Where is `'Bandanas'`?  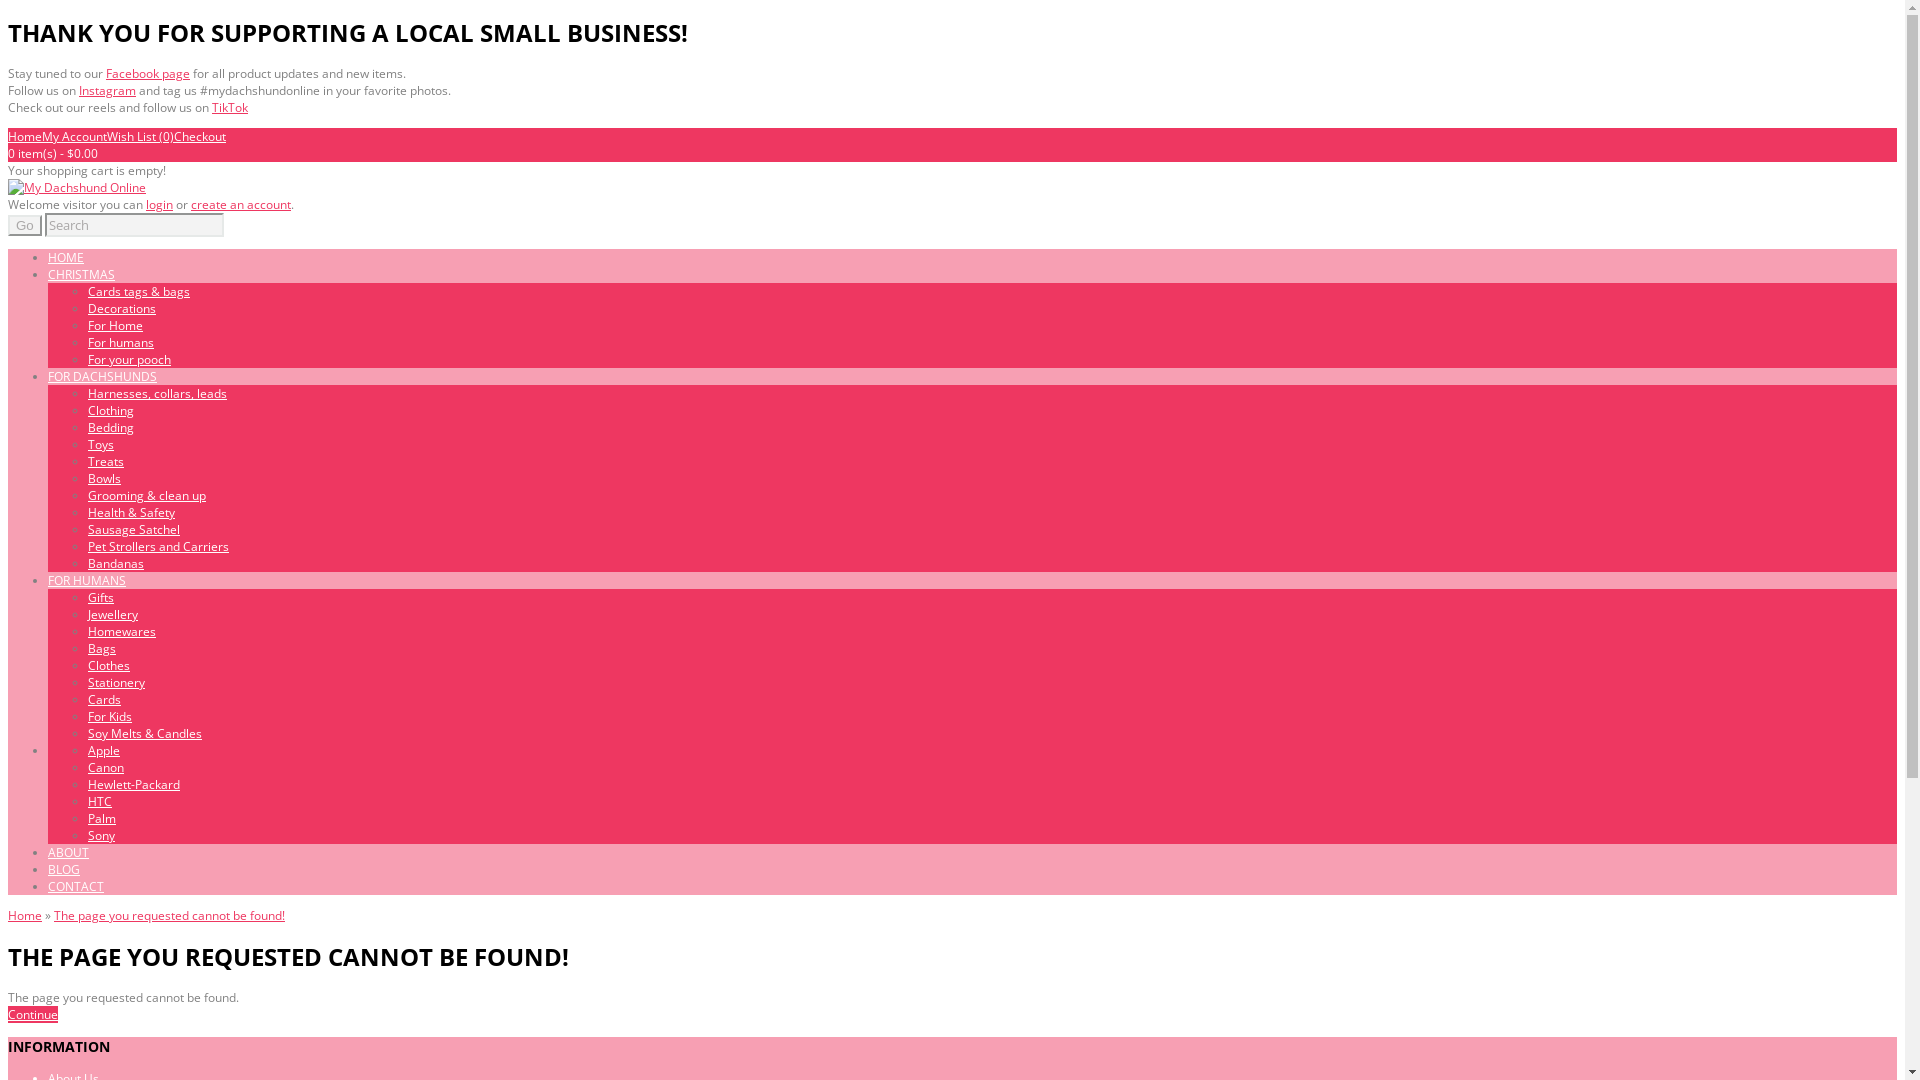
'Bandanas' is located at coordinates (114, 563).